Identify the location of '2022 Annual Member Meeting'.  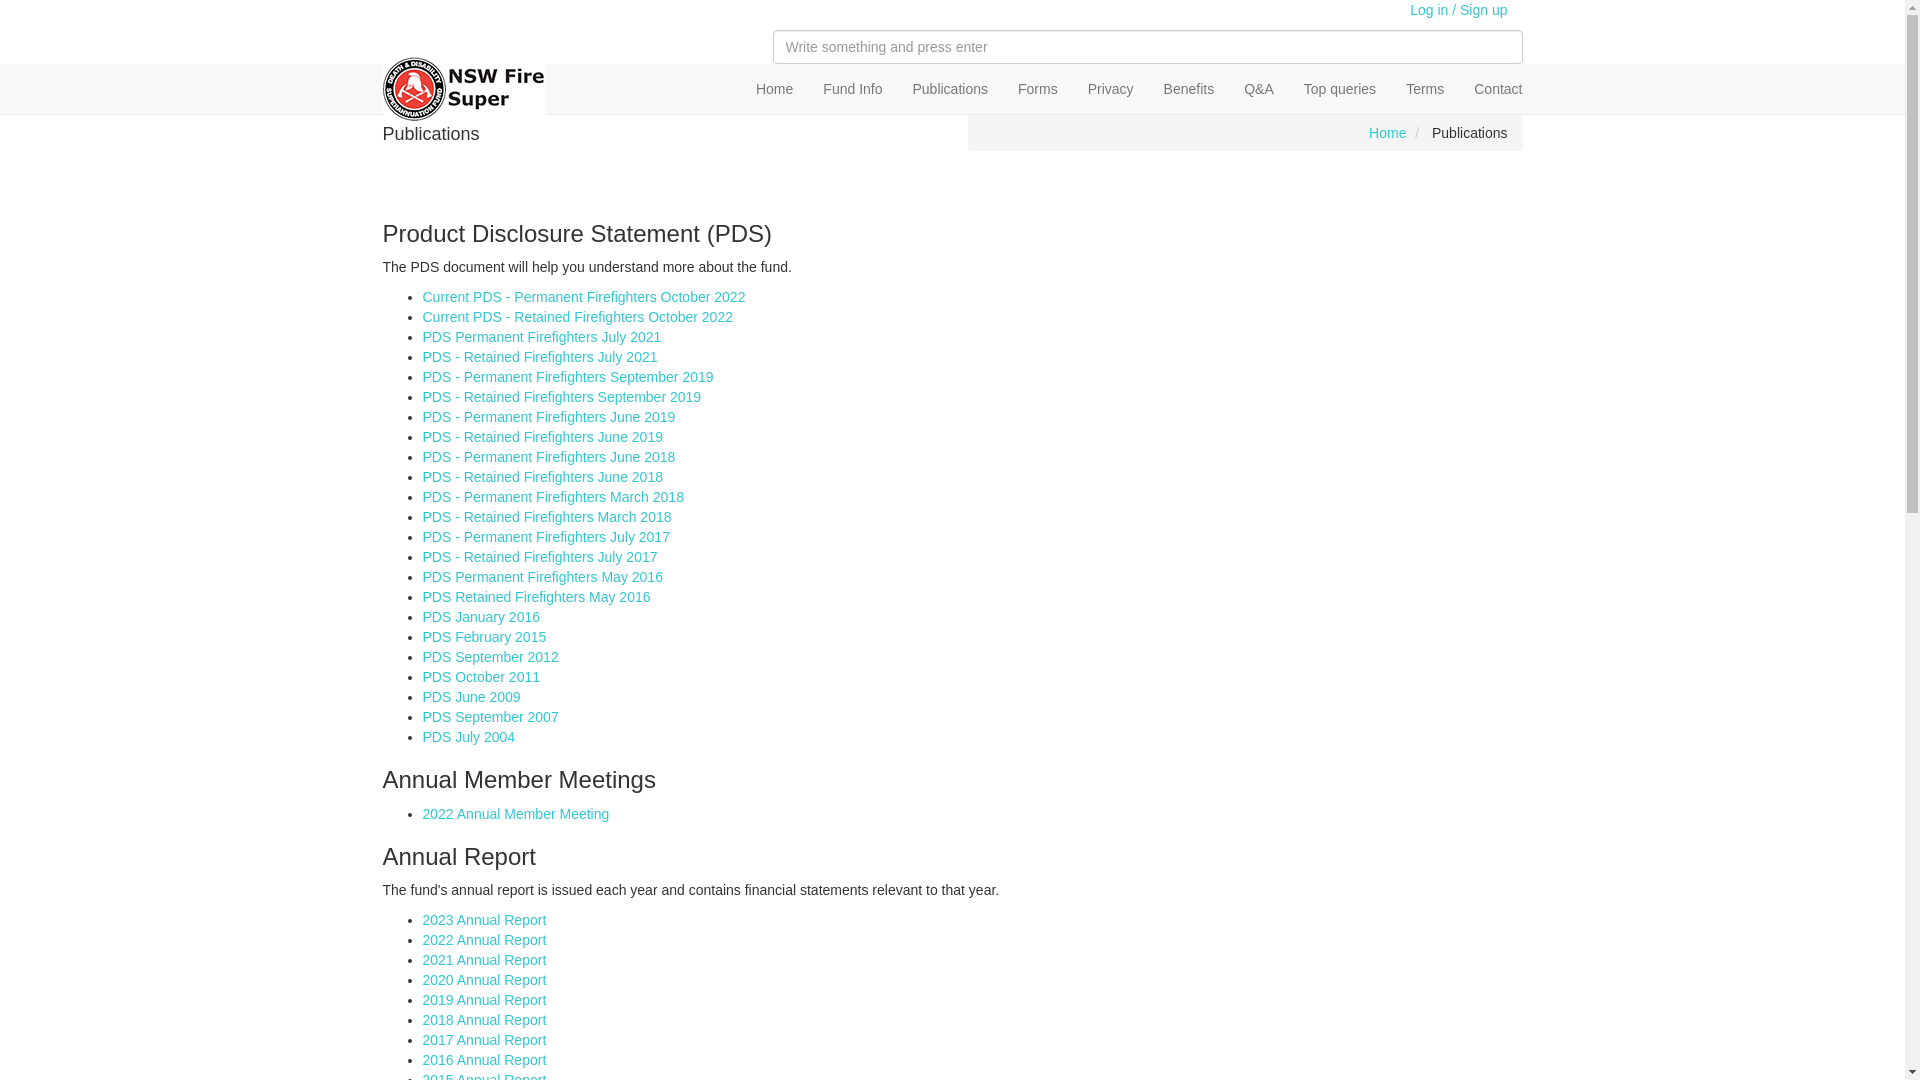
(515, 813).